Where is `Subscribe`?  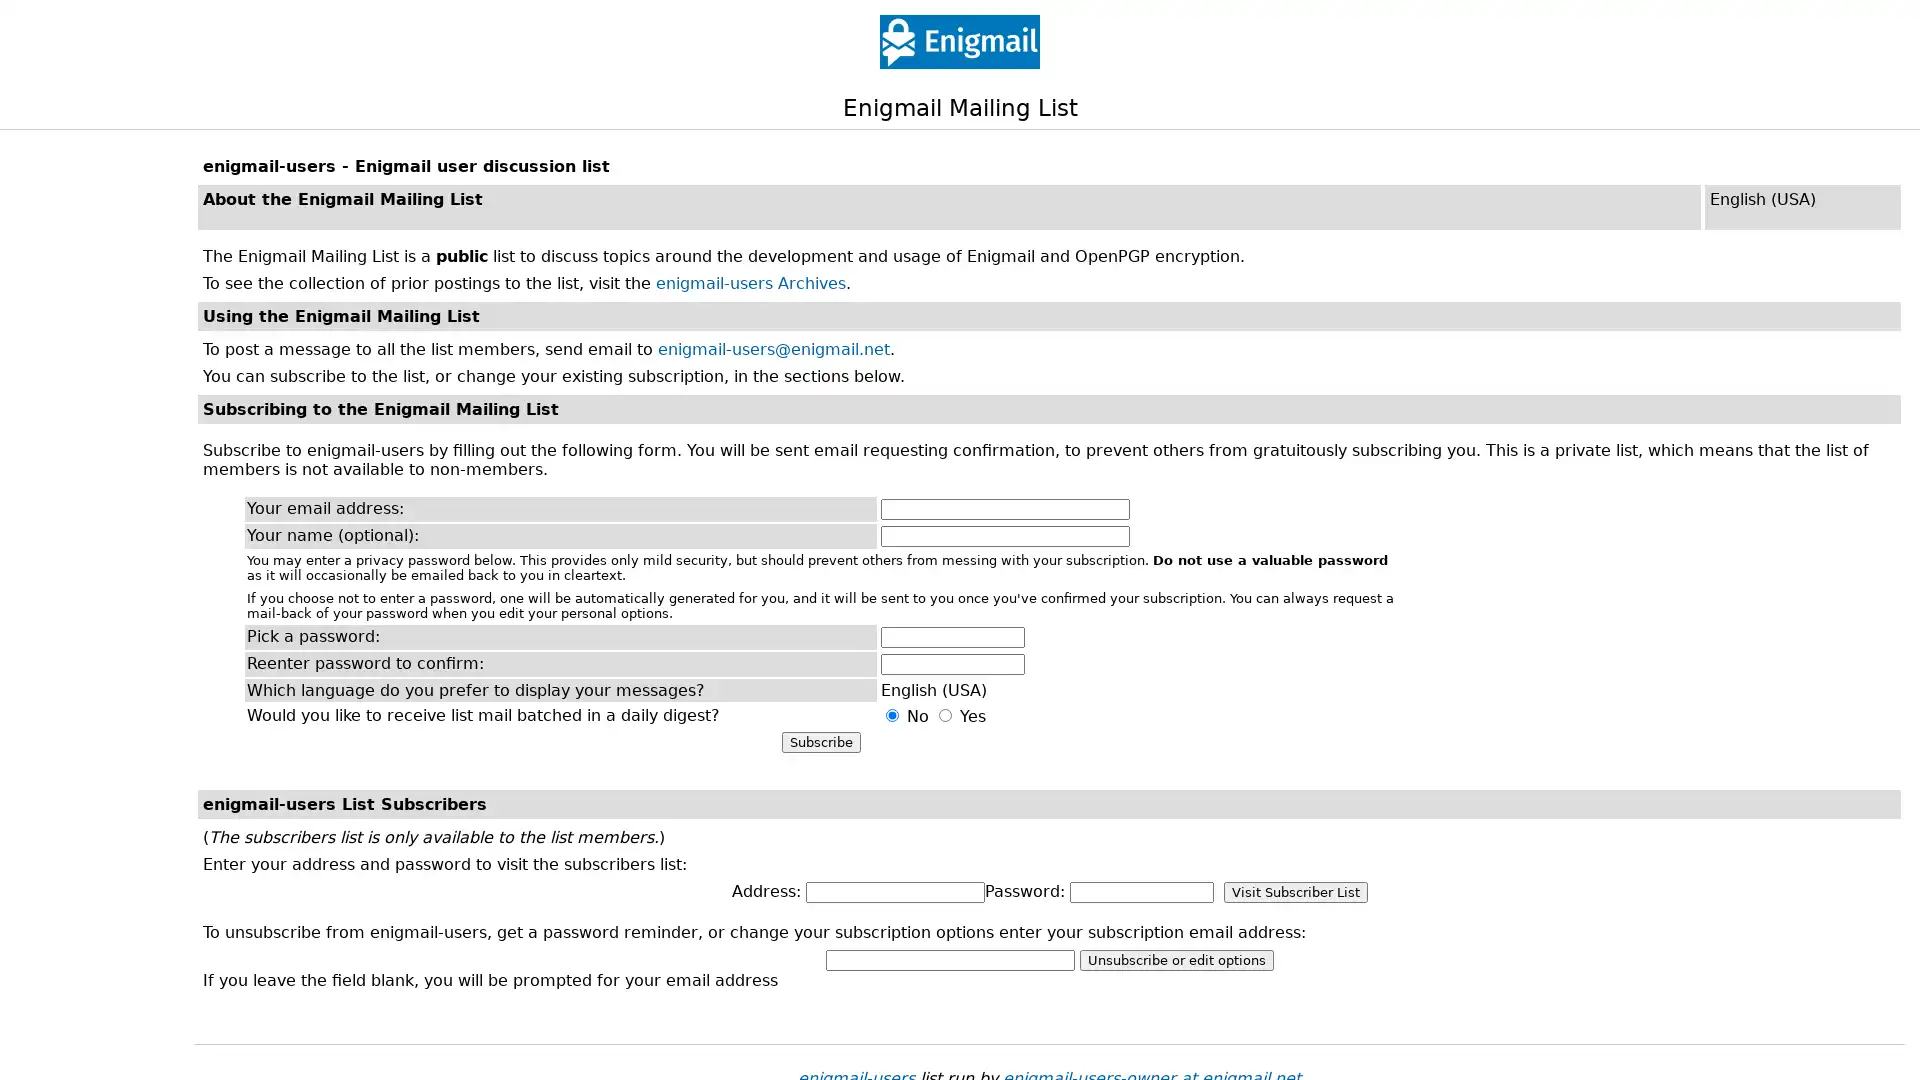
Subscribe is located at coordinates (821, 742).